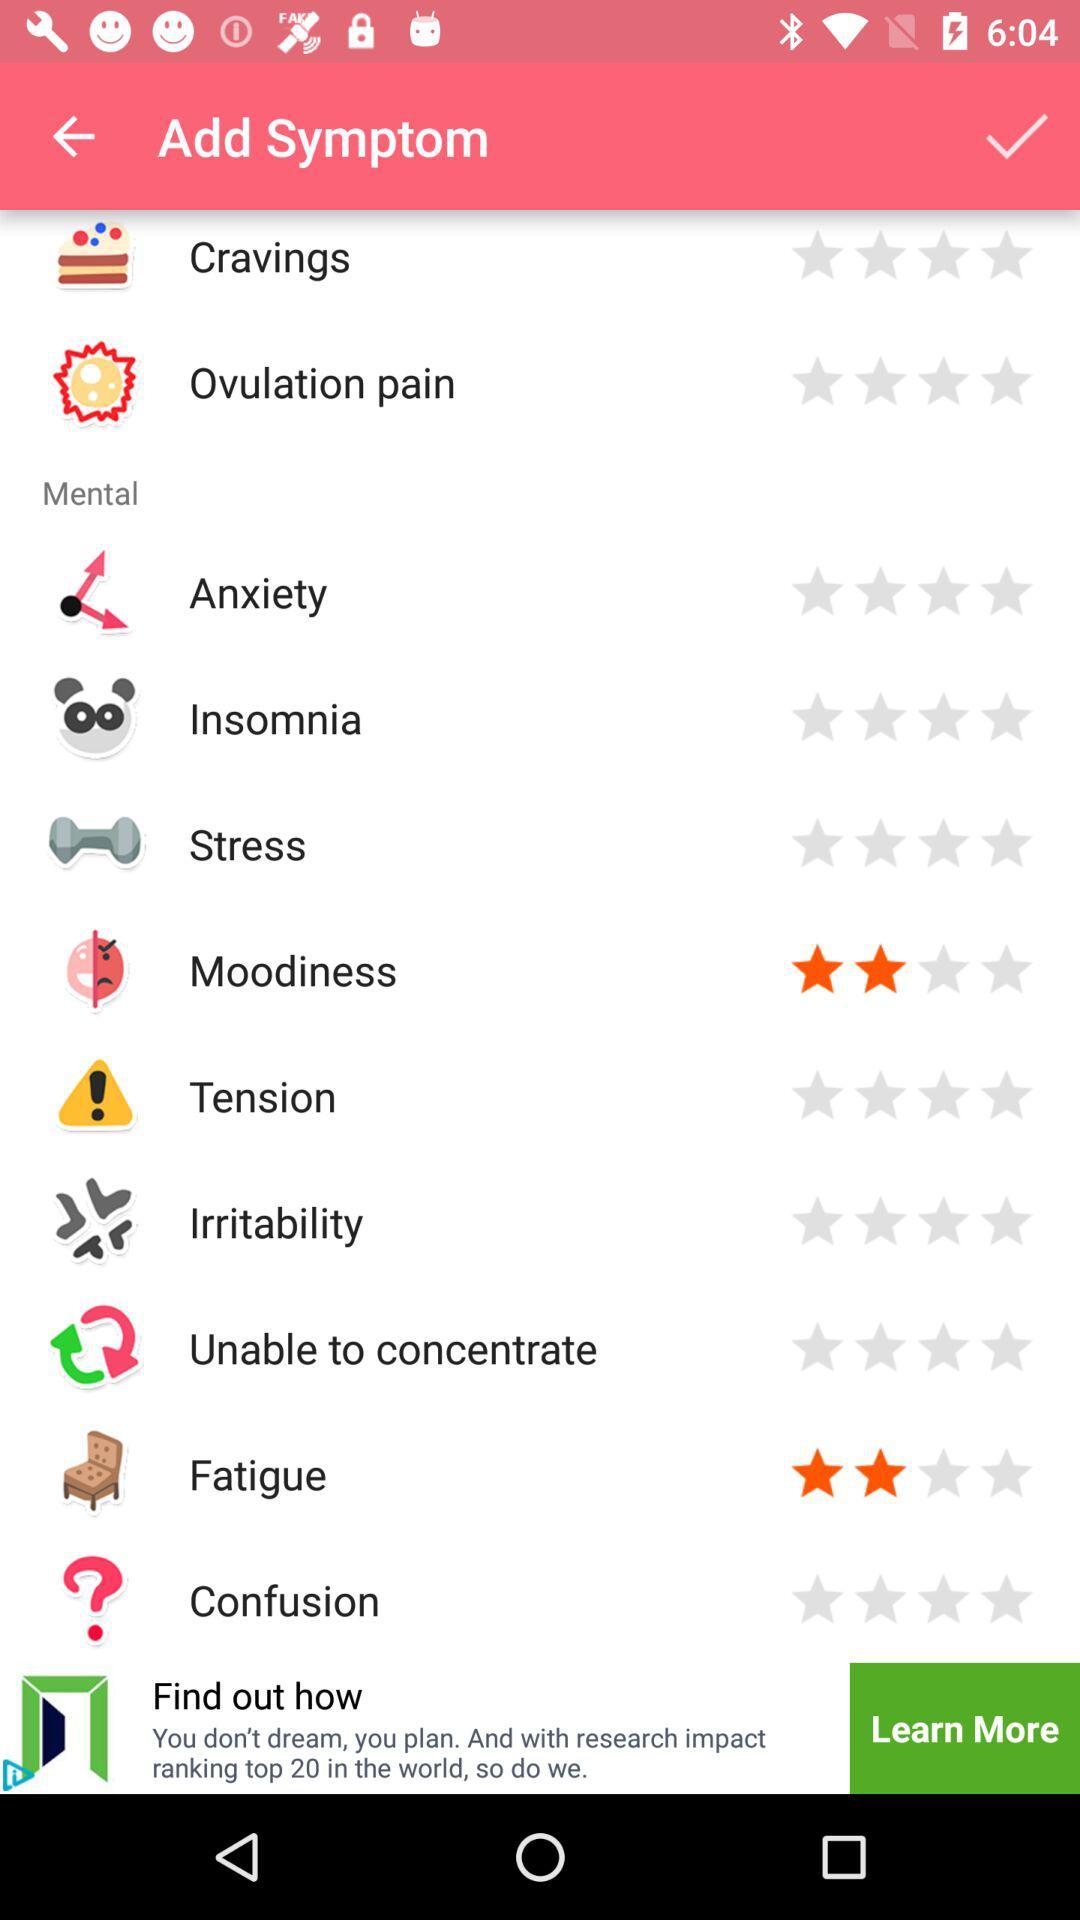 This screenshot has width=1080, height=1920. What do you see at coordinates (18, 1775) in the screenshot?
I see `extra information of advertisement` at bounding box center [18, 1775].